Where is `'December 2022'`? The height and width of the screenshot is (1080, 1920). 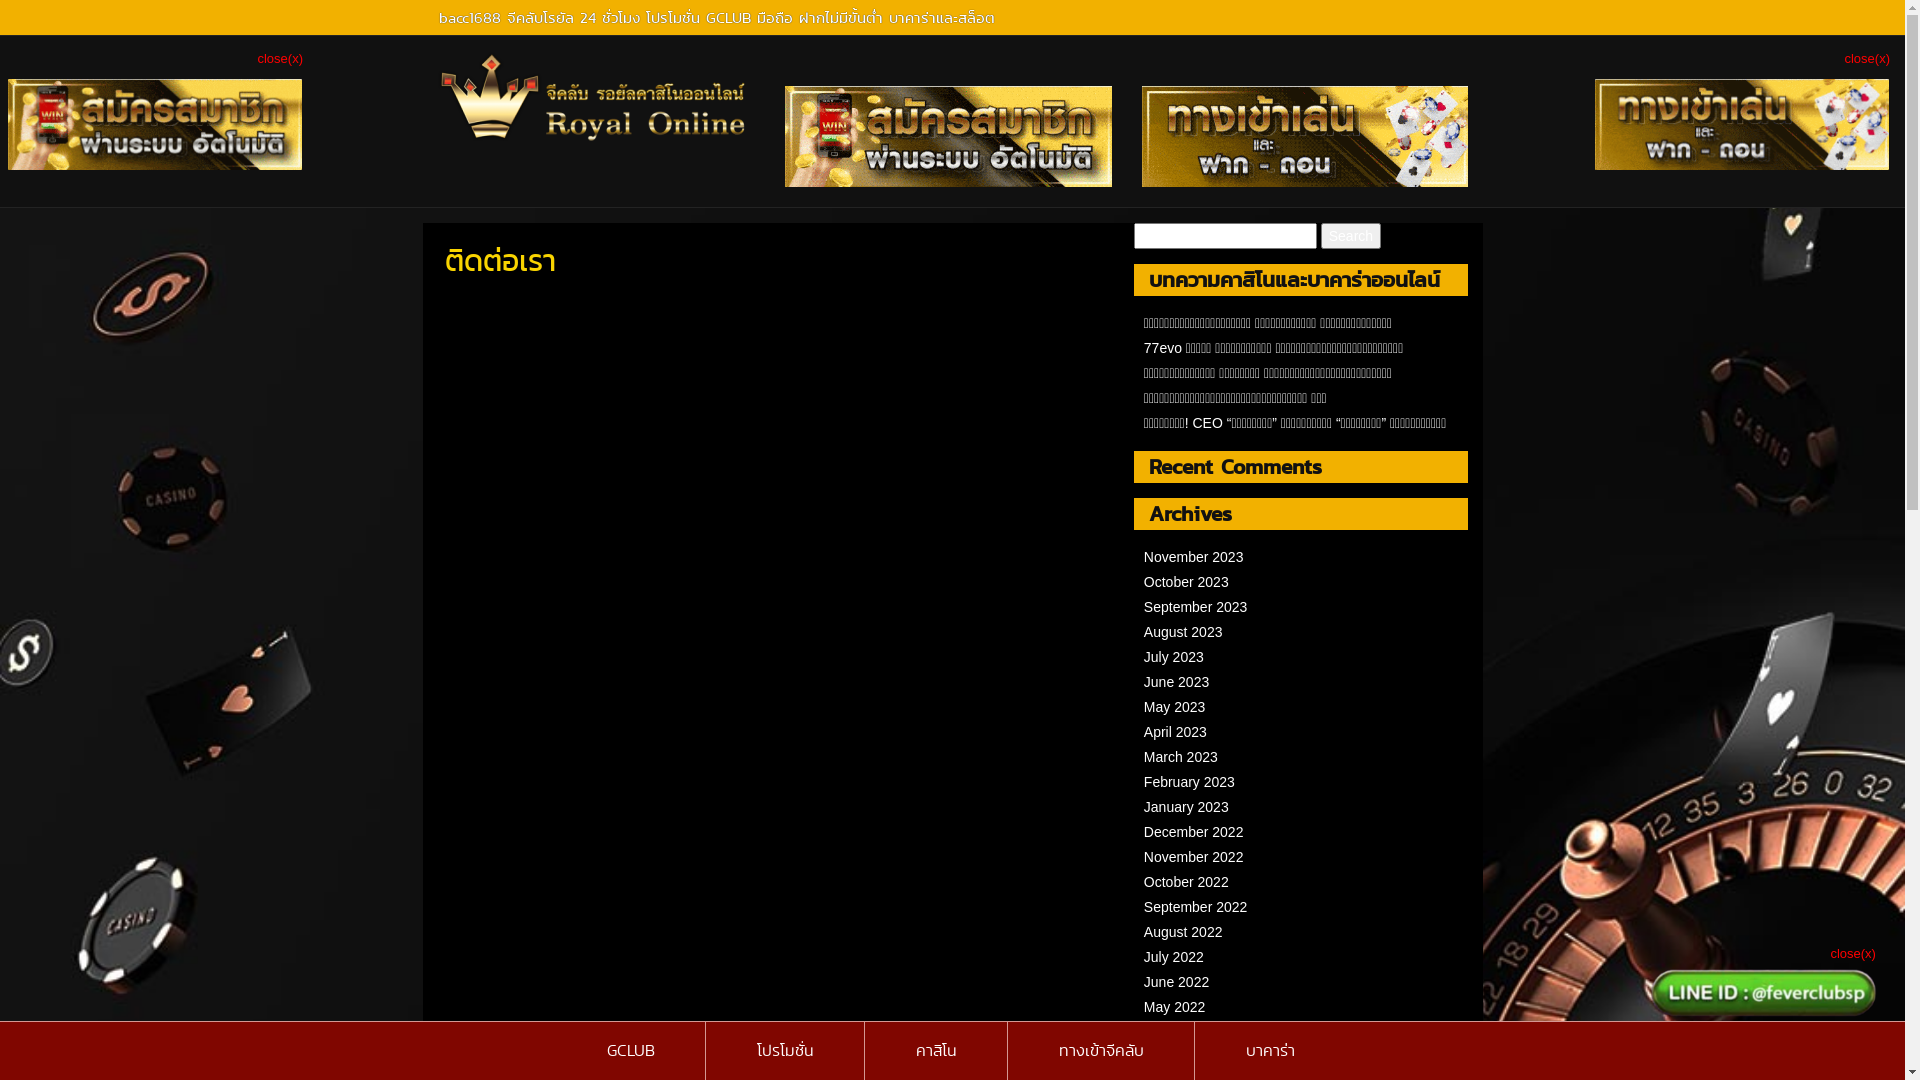 'December 2022' is located at coordinates (1194, 832).